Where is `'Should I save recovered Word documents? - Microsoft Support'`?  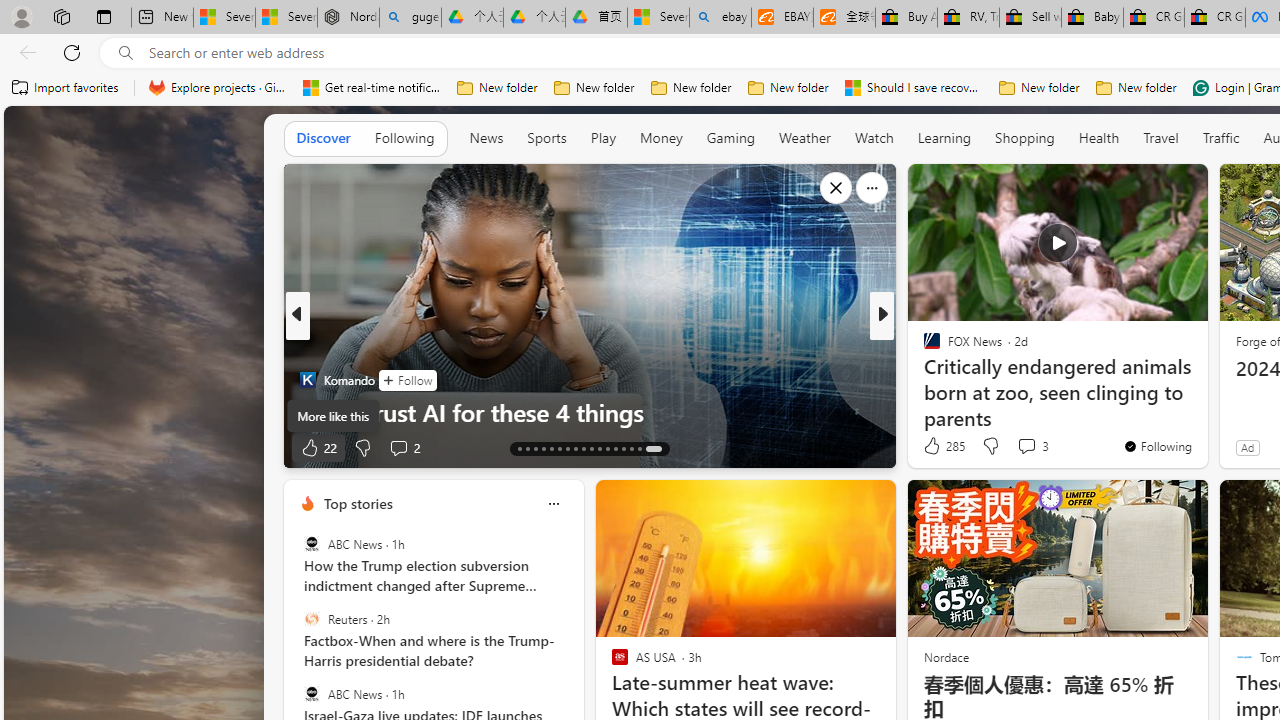
'Should I save recovered Word documents? - Microsoft Support' is located at coordinates (912, 87).